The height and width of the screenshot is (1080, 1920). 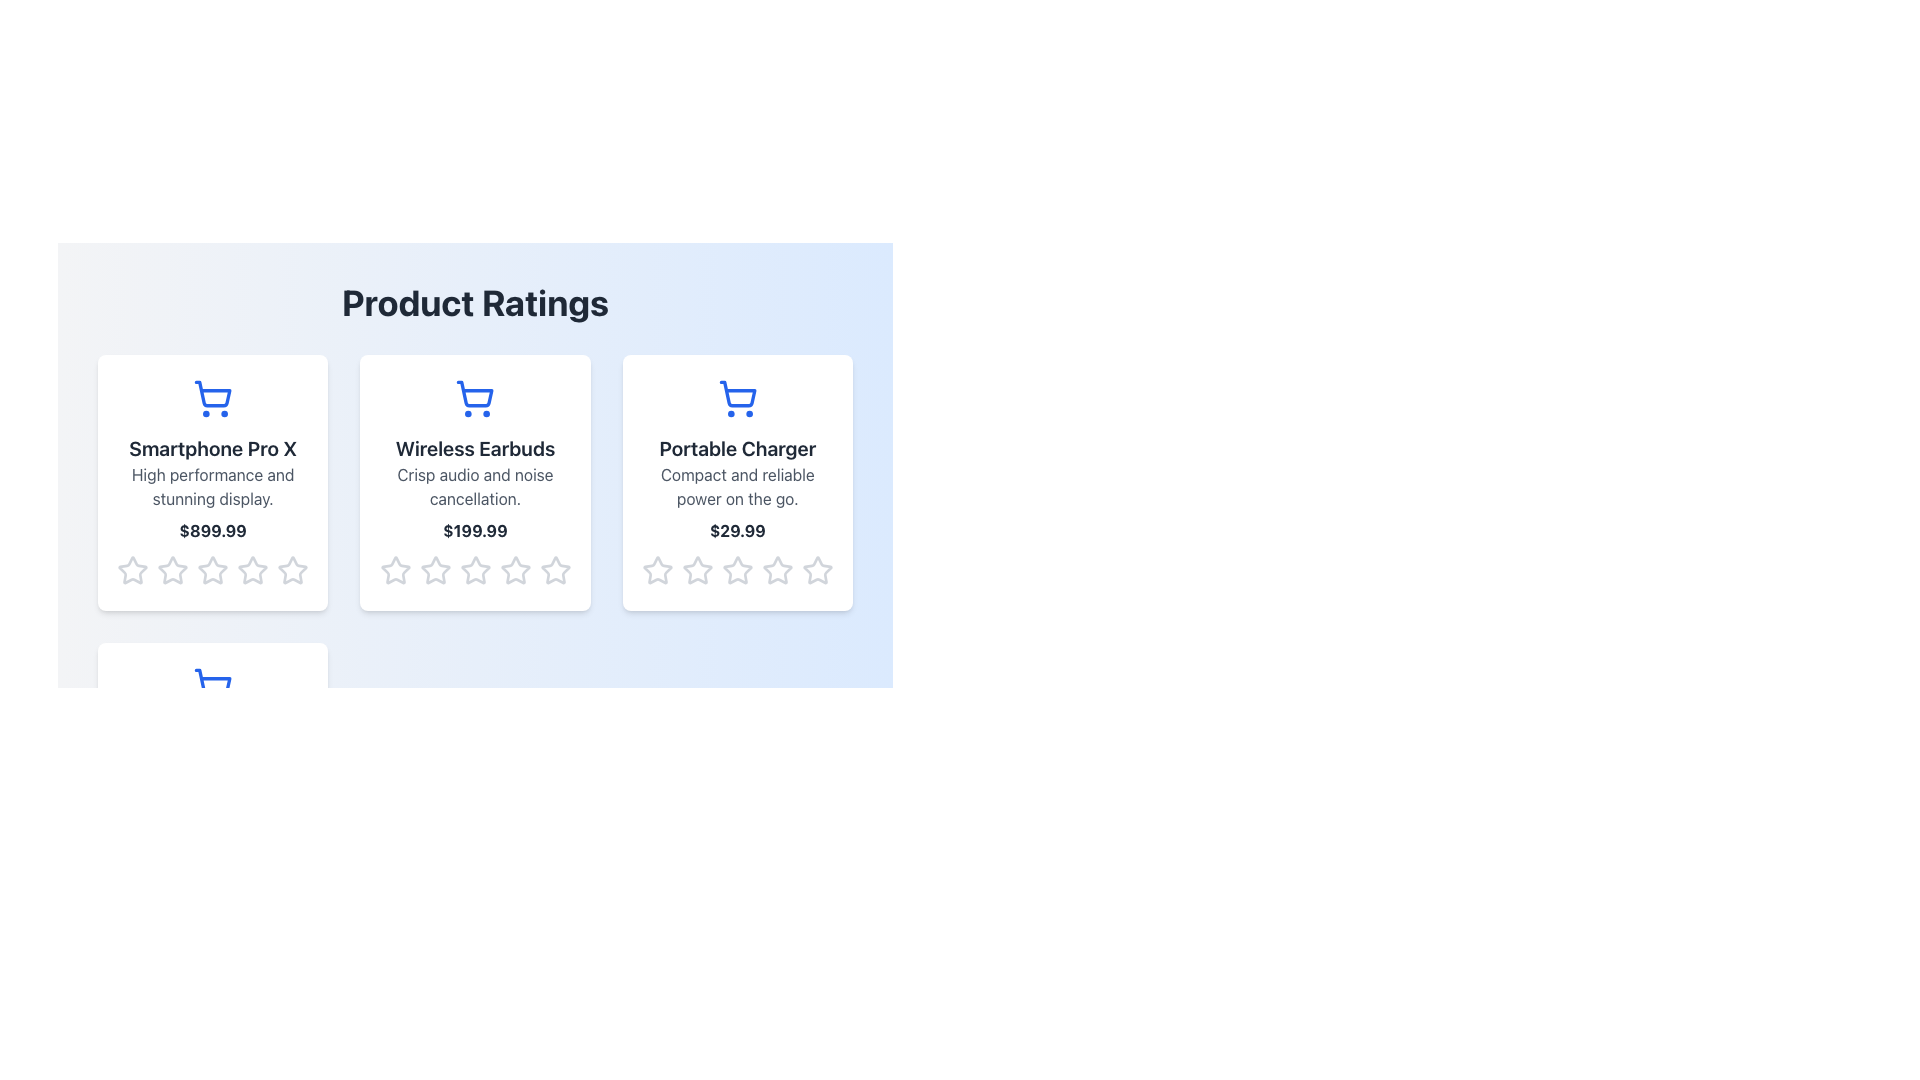 I want to click on the fourth star rating icon for the 'Portable Charger' to reset its rating to four stars, so click(x=776, y=570).